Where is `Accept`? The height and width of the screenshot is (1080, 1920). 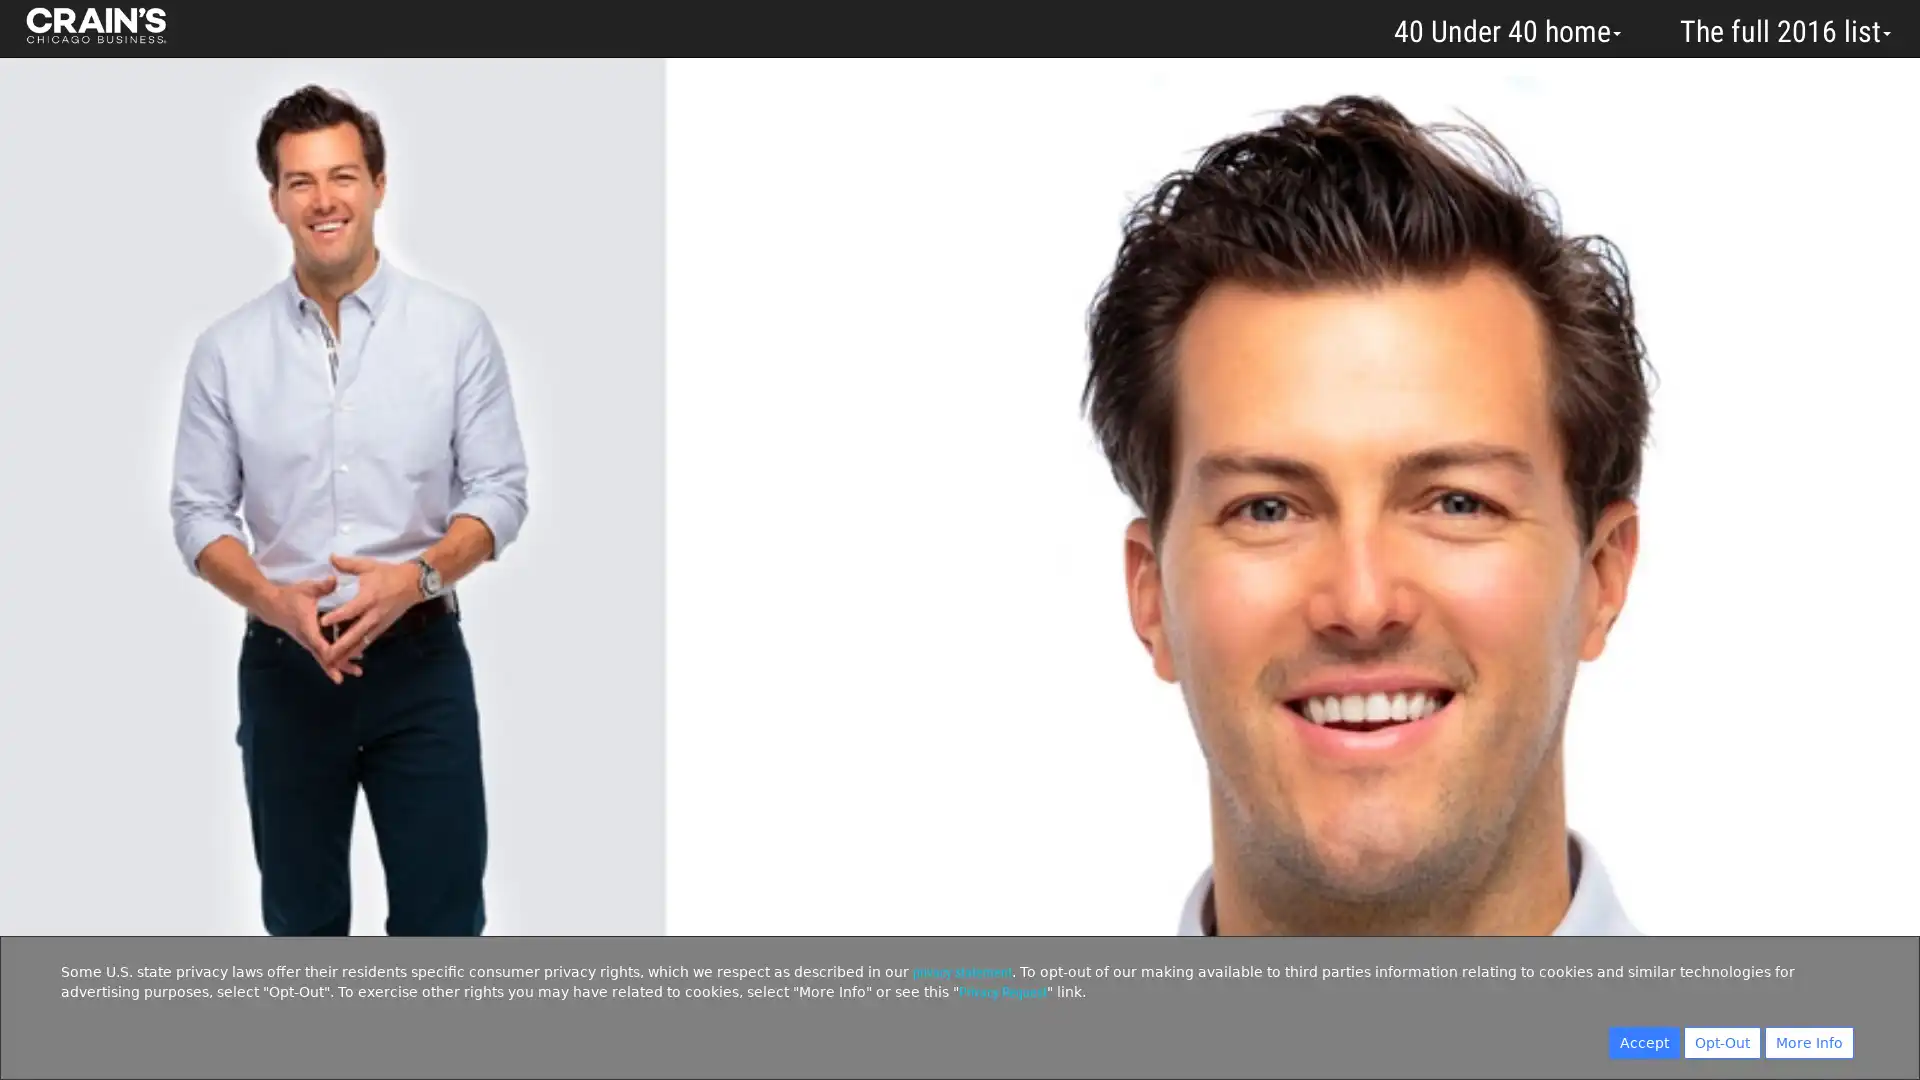
Accept is located at coordinates (1644, 1041).